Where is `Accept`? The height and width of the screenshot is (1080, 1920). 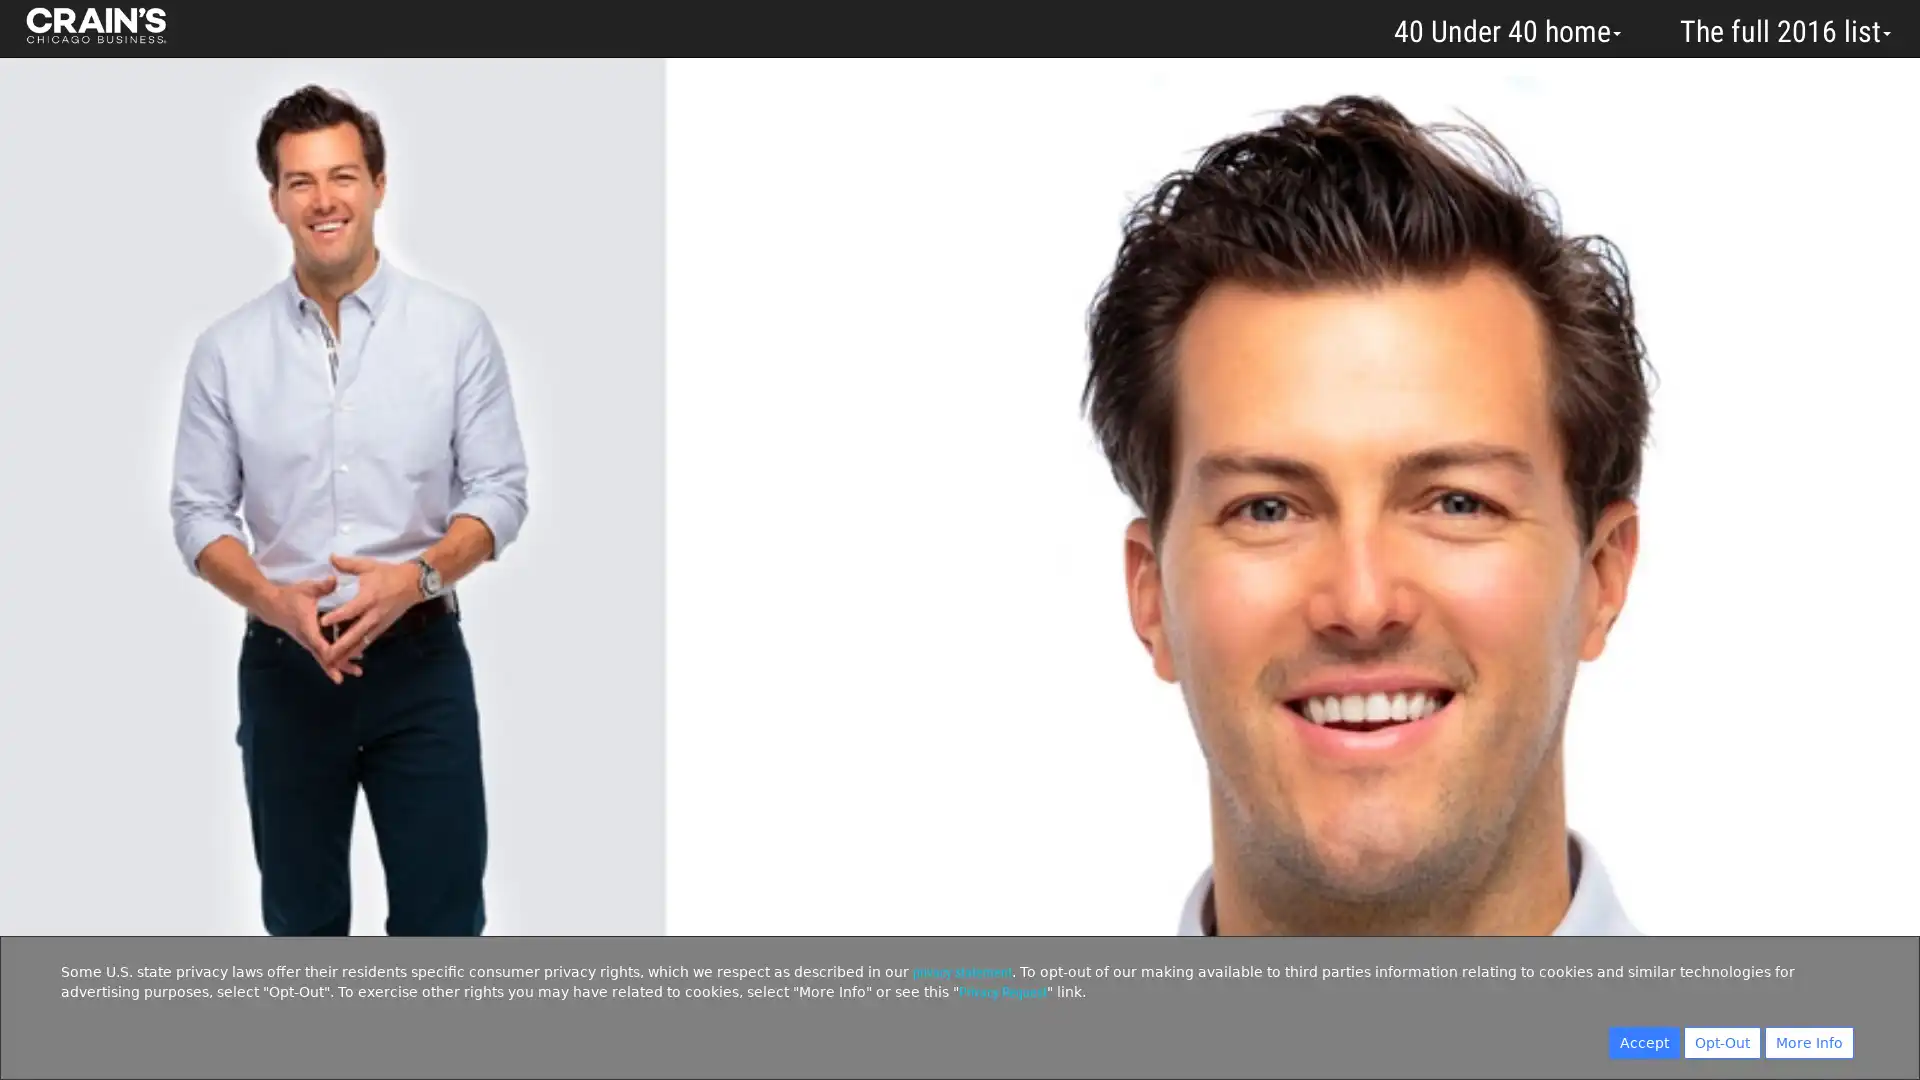
Accept is located at coordinates (1644, 1041).